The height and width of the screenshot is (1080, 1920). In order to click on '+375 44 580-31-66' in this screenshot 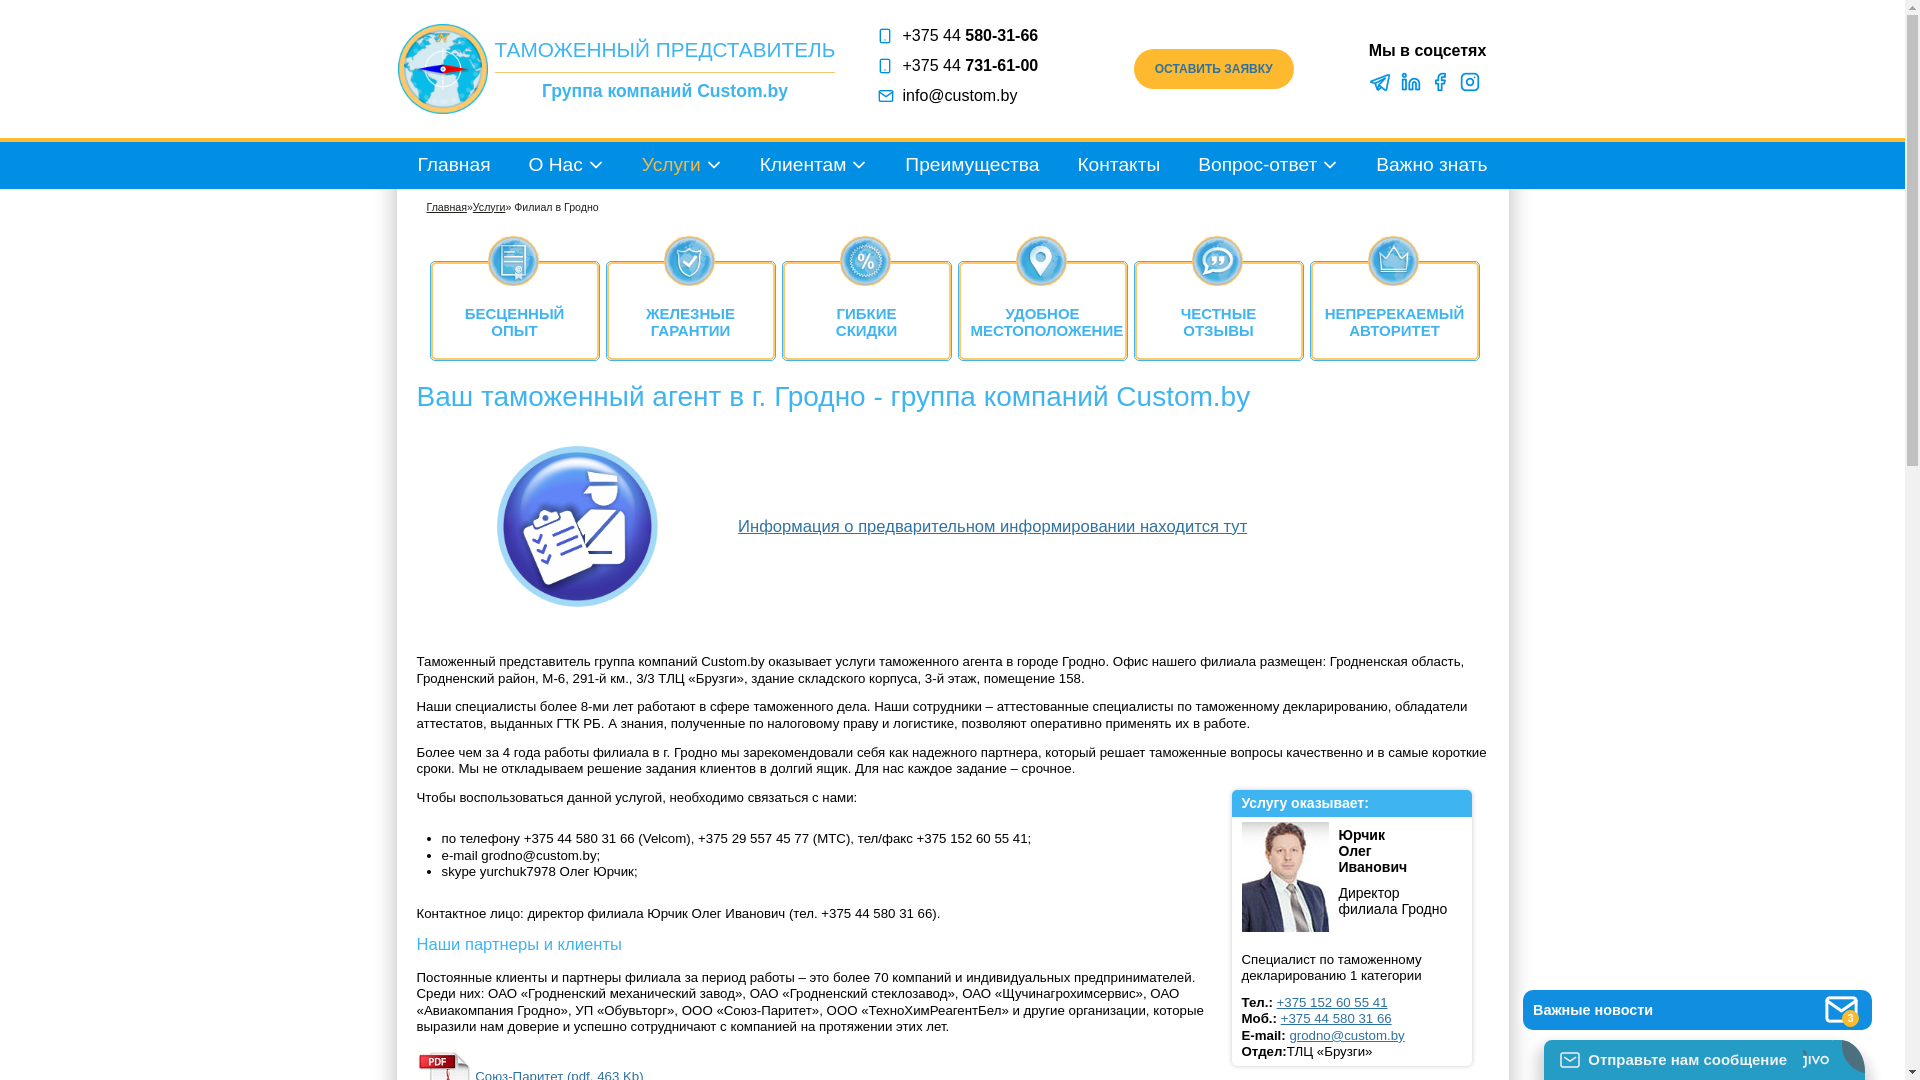, I will do `click(975, 36)`.